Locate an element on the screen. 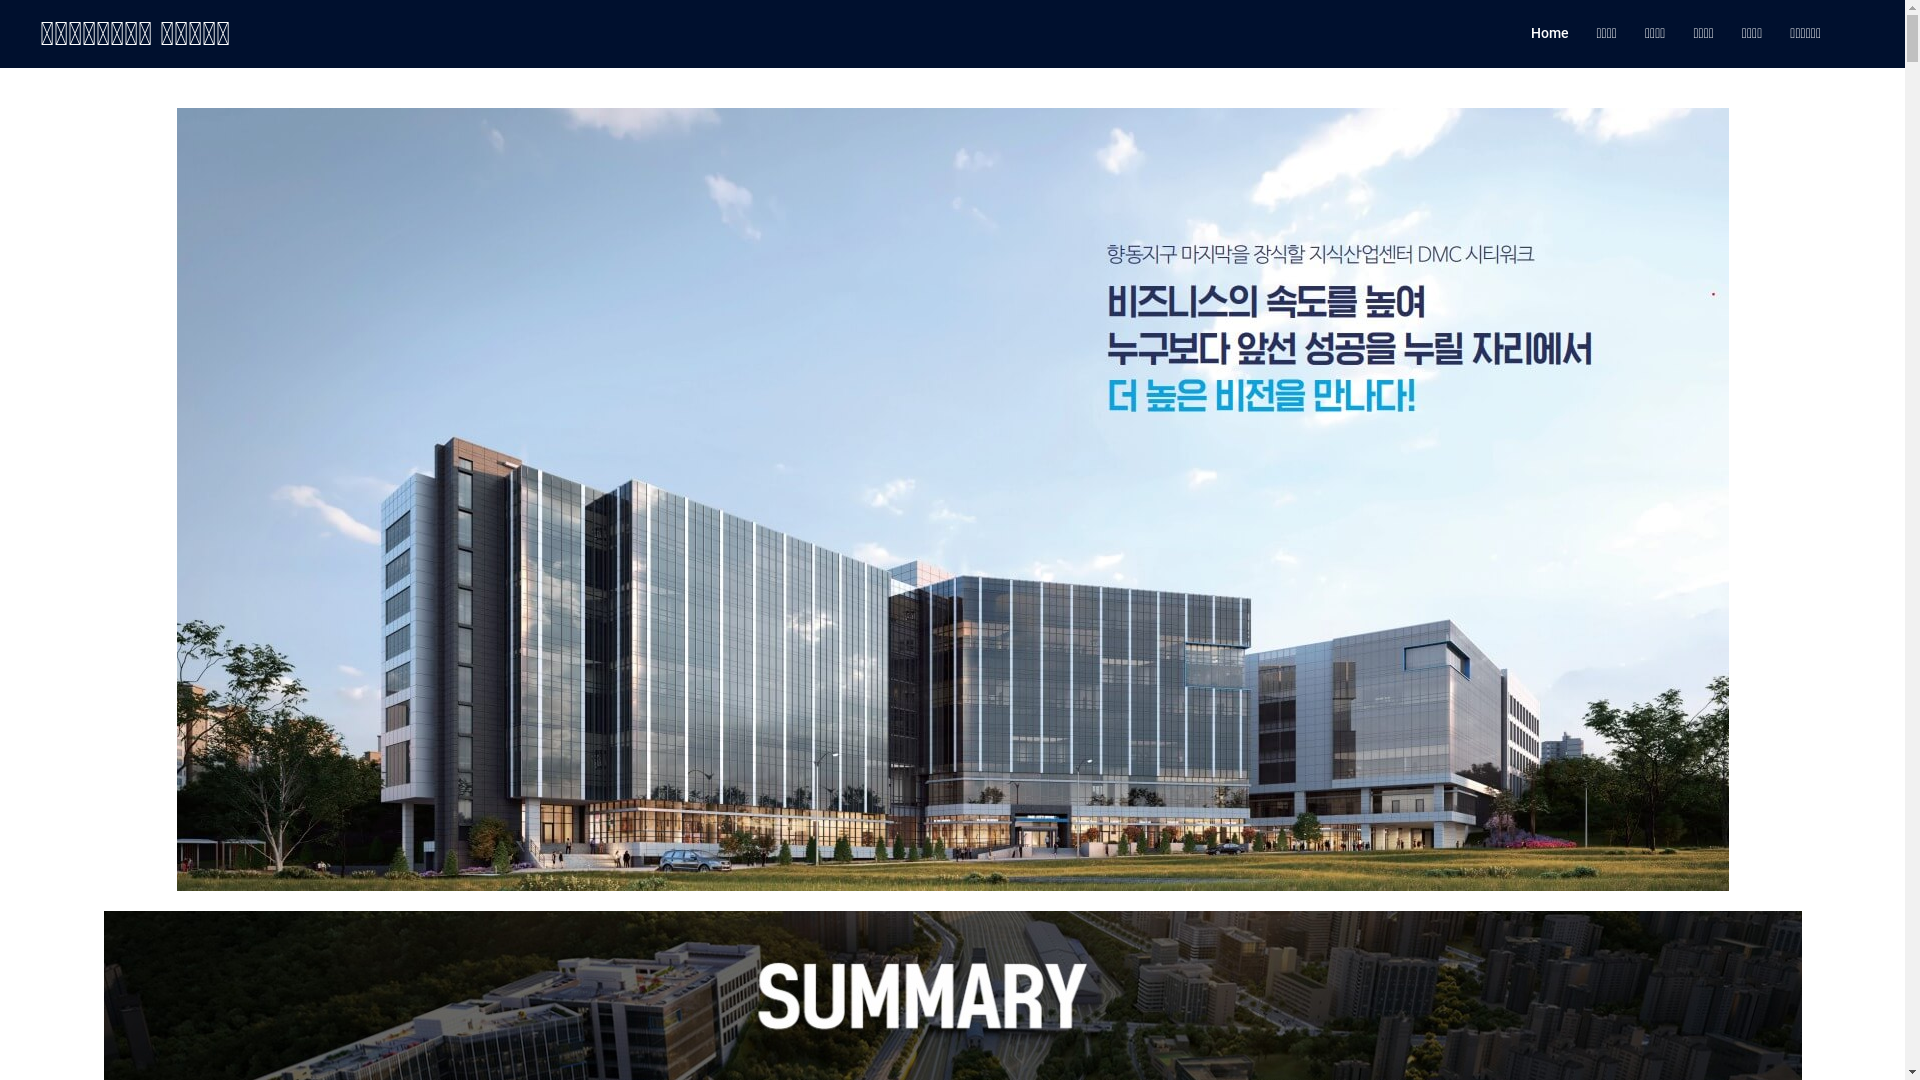 The width and height of the screenshot is (1920, 1080). 'Home' is located at coordinates (1548, 34).